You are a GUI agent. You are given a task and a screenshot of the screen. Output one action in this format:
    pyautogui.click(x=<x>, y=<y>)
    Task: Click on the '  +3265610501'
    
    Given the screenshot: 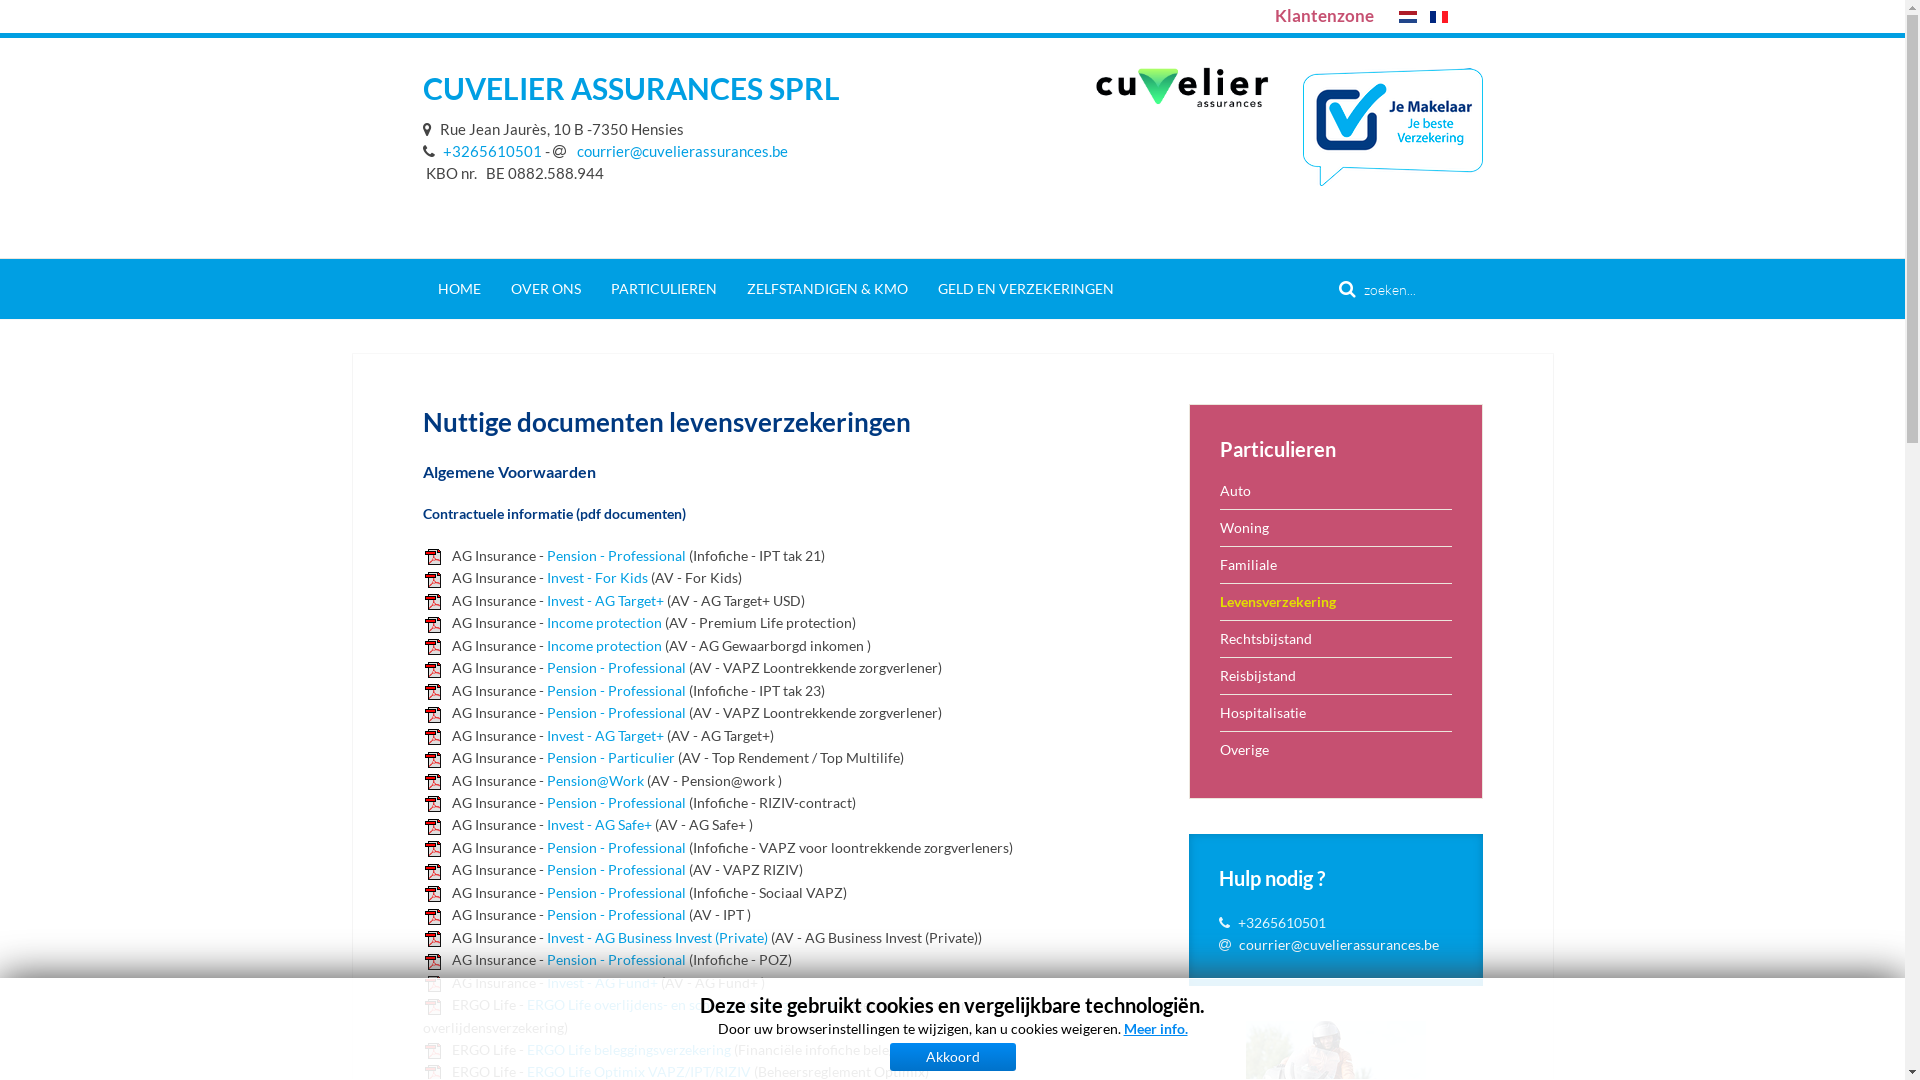 What is the action you would take?
    pyautogui.click(x=481, y=149)
    